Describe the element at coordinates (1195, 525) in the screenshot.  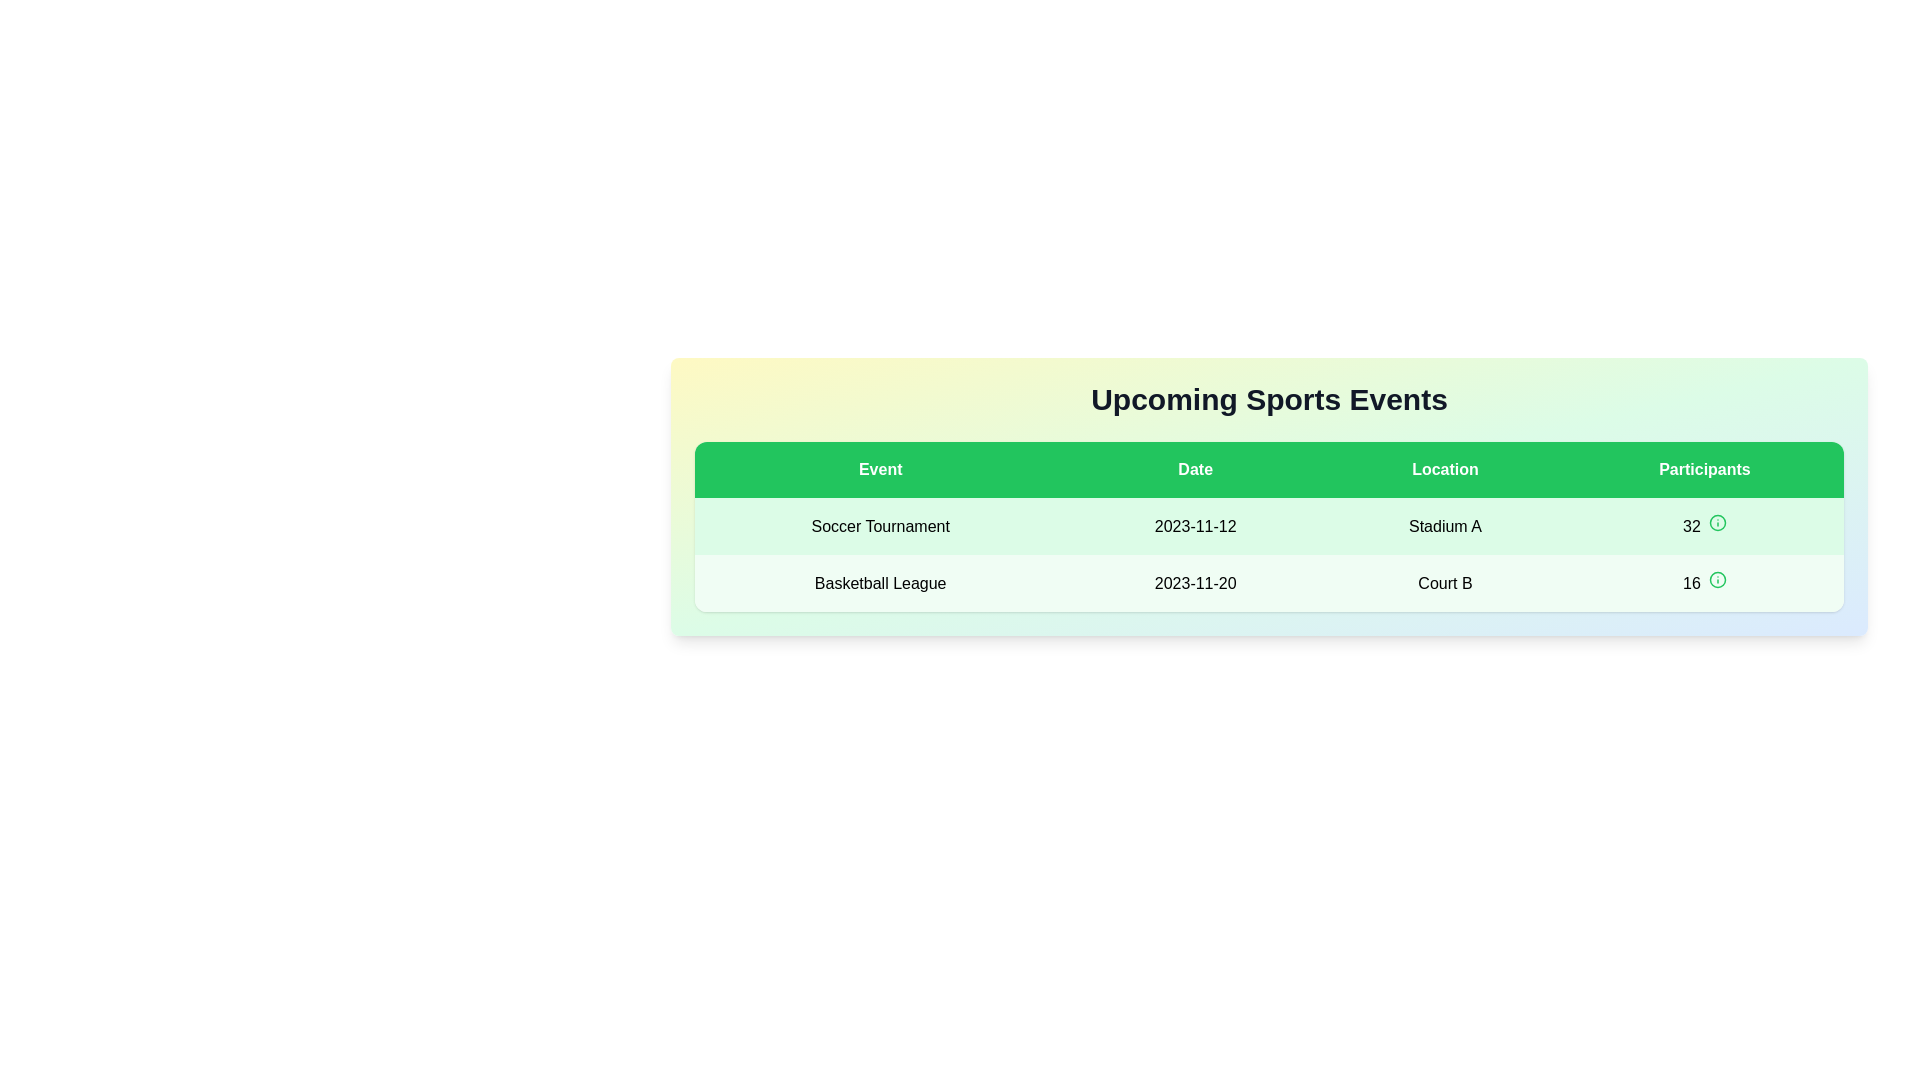
I see `the text label displaying the scheduled date for the event, located in the second column of the first row under the 'Date' header` at that location.